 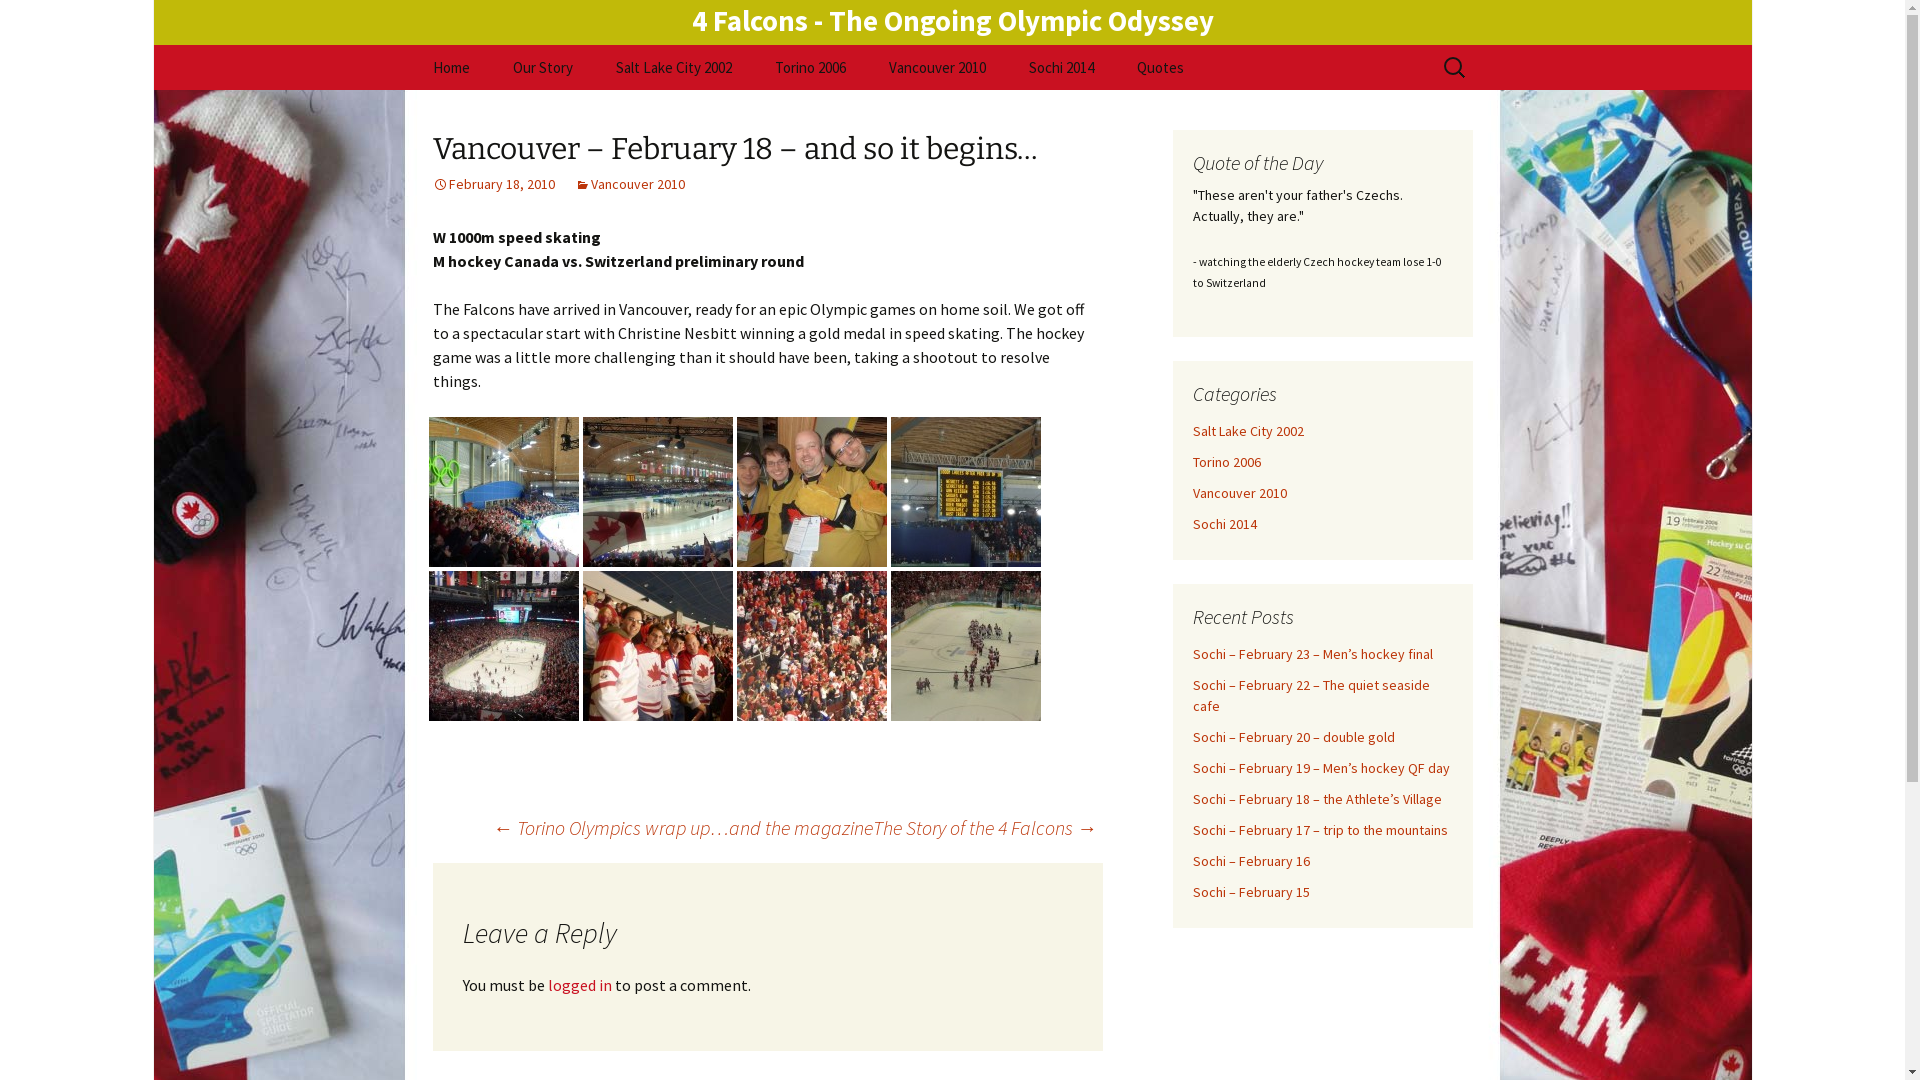 I want to click on 'Home', so click(x=449, y=66).